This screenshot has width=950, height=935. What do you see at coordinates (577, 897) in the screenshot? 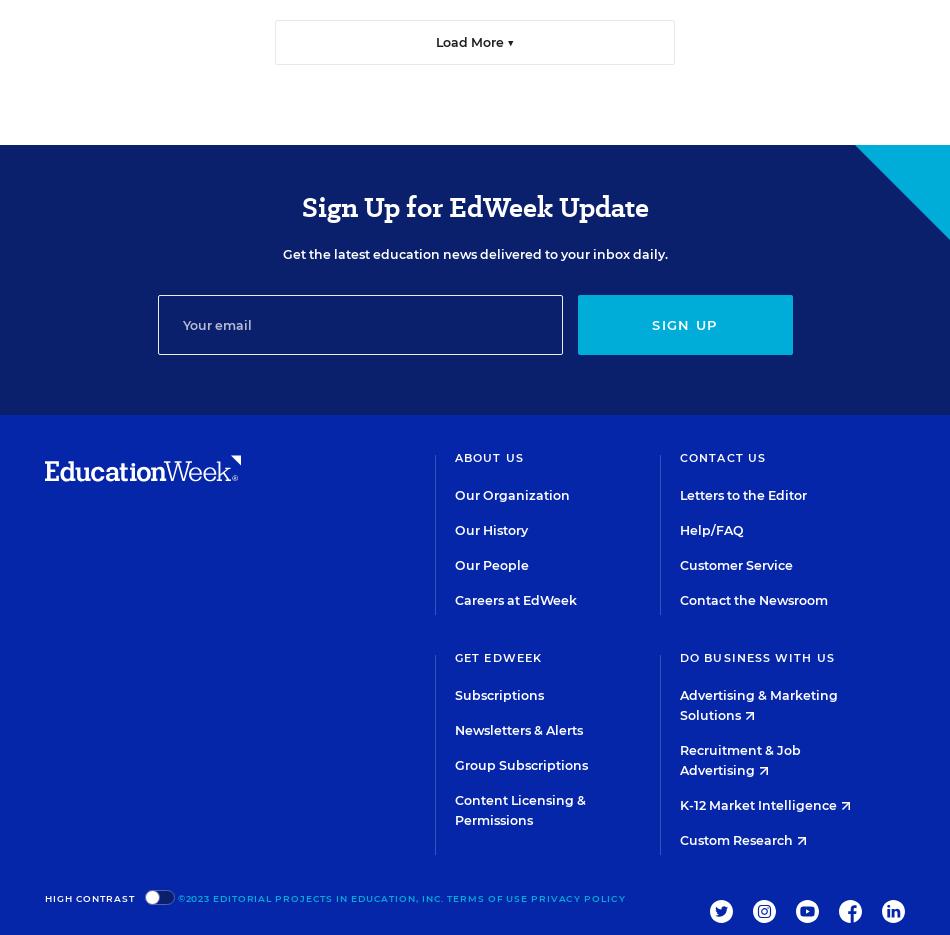
I see `'Privacy Policy'` at bounding box center [577, 897].